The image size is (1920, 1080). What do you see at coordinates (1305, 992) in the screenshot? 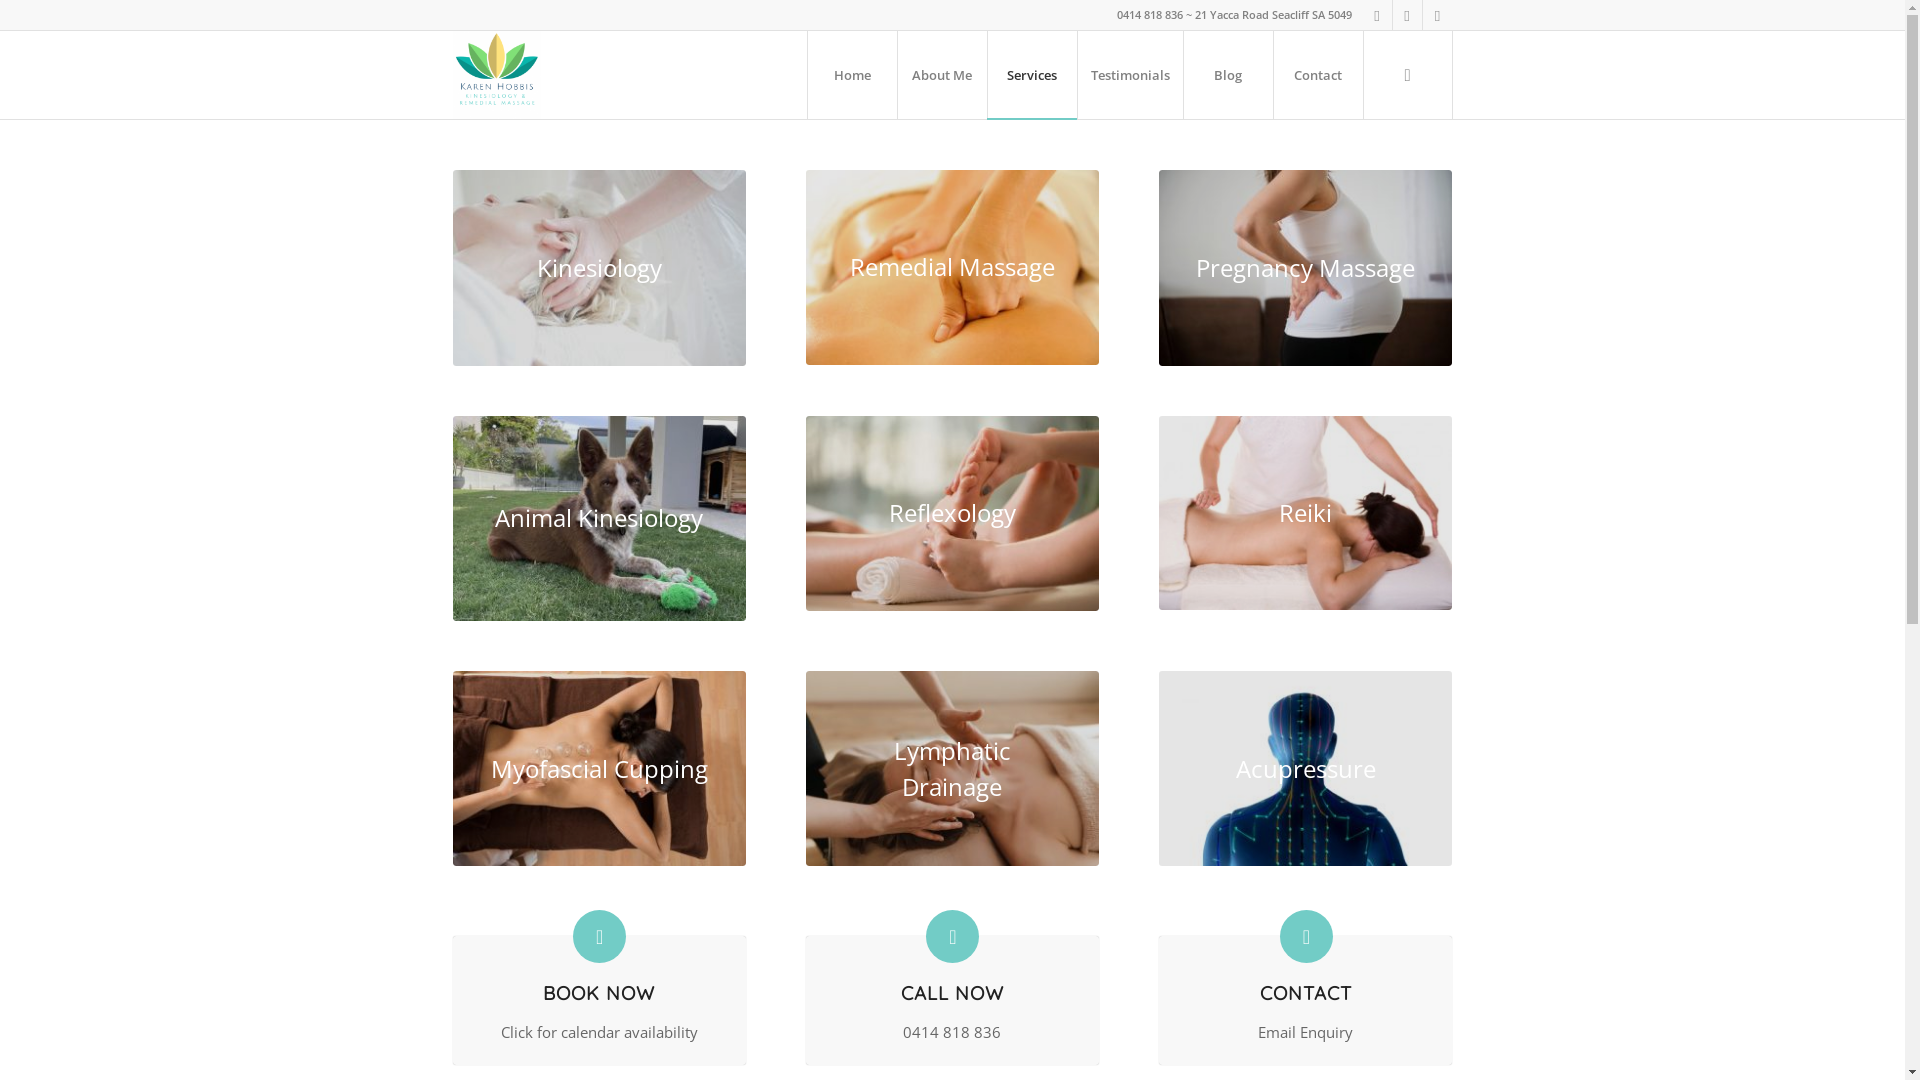
I see `'CONTACT'` at bounding box center [1305, 992].